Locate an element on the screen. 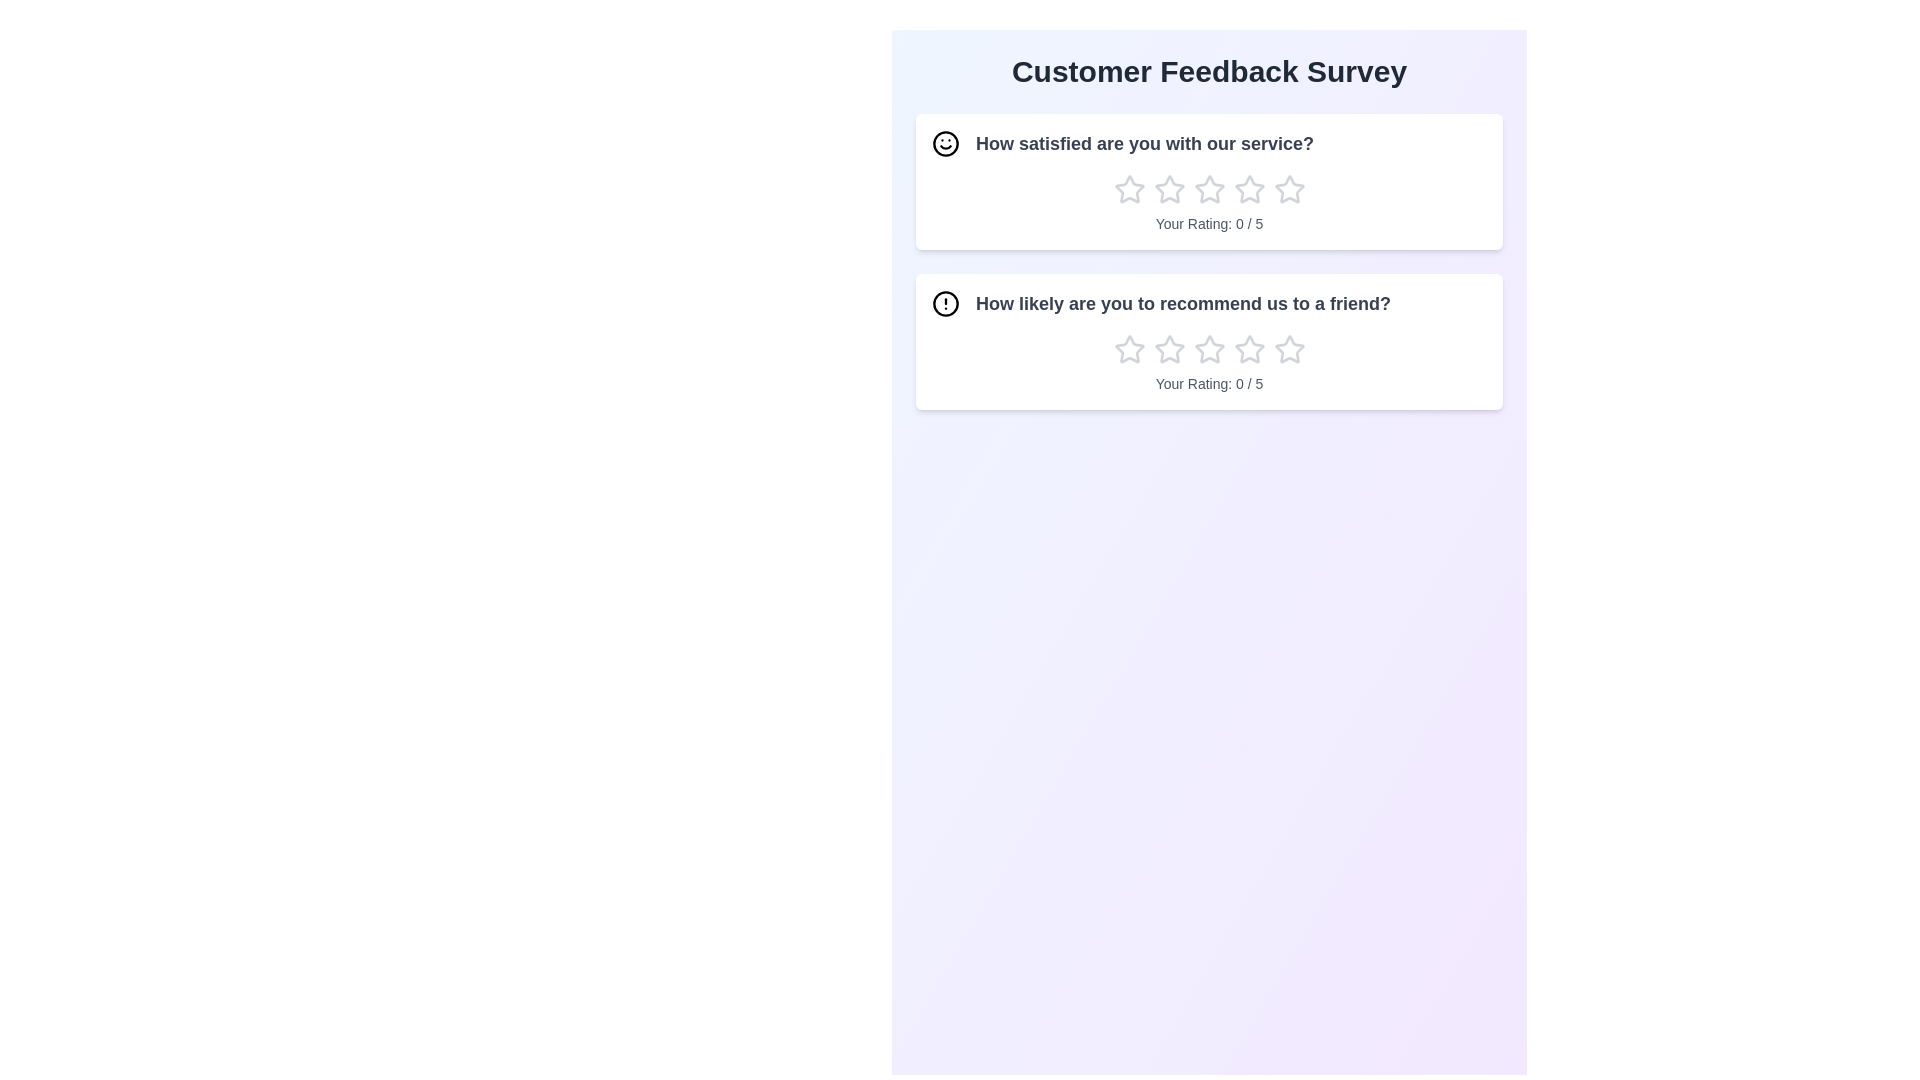 The width and height of the screenshot is (1920, 1080). the icon associated with the question 'How satisfied are you with our service?' is located at coordinates (944, 142).